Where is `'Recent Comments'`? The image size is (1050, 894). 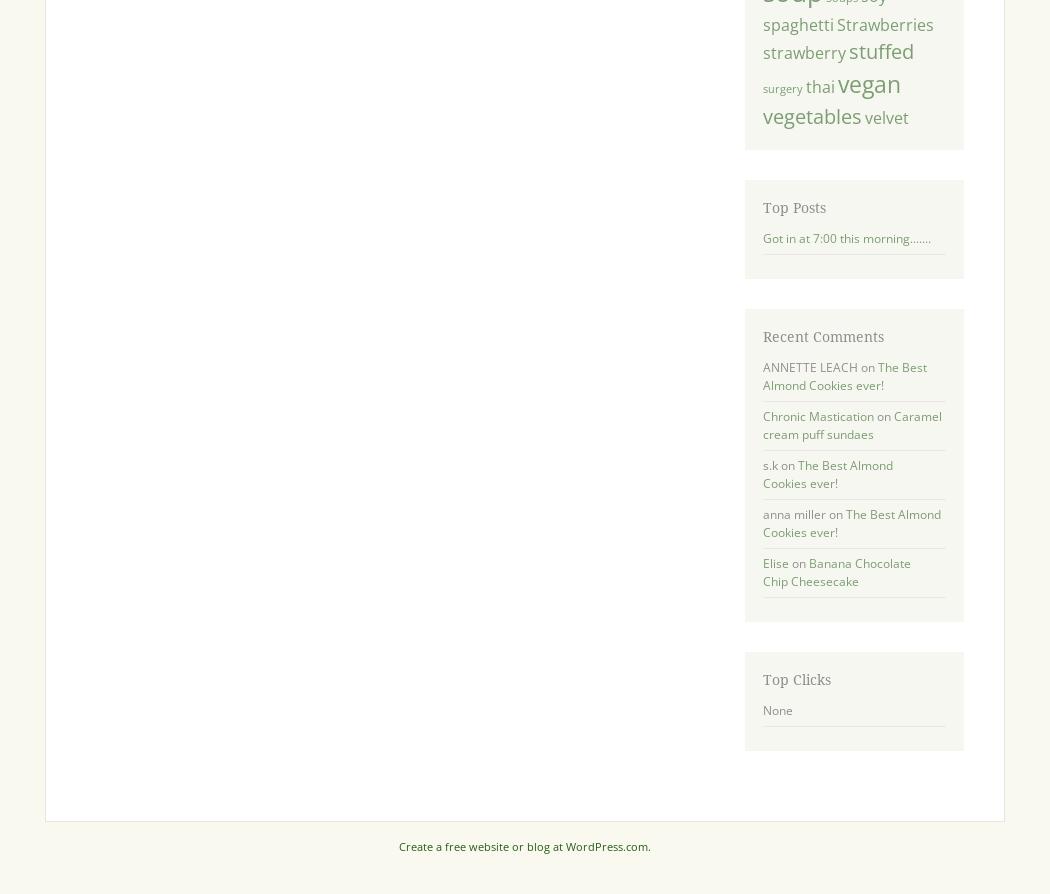
'Recent Comments' is located at coordinates (821, 334).